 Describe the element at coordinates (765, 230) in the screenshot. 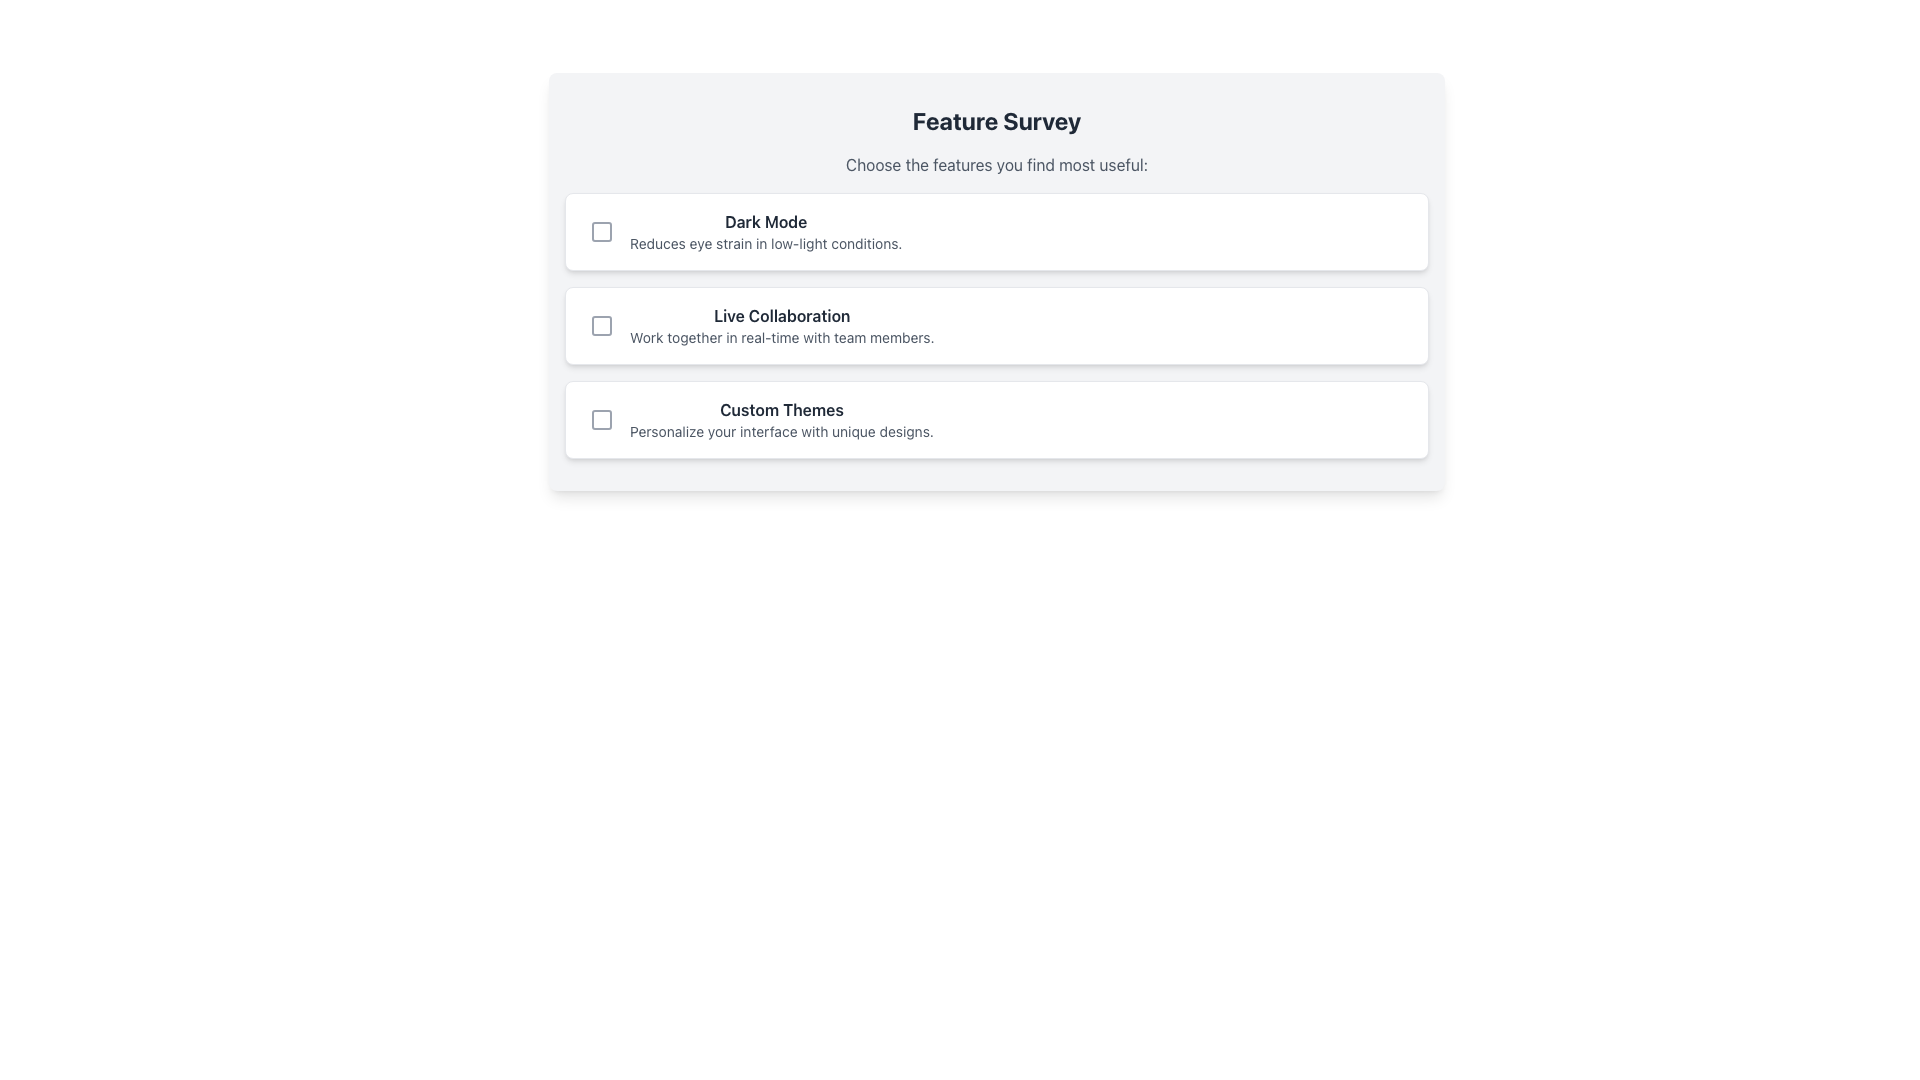

I see `text content of the 'Dark Mode' feature description block, which includes the bold text 'Dark Mode' and the smaller text 'Reduces eye strain in low-light conditions.'` at that location.